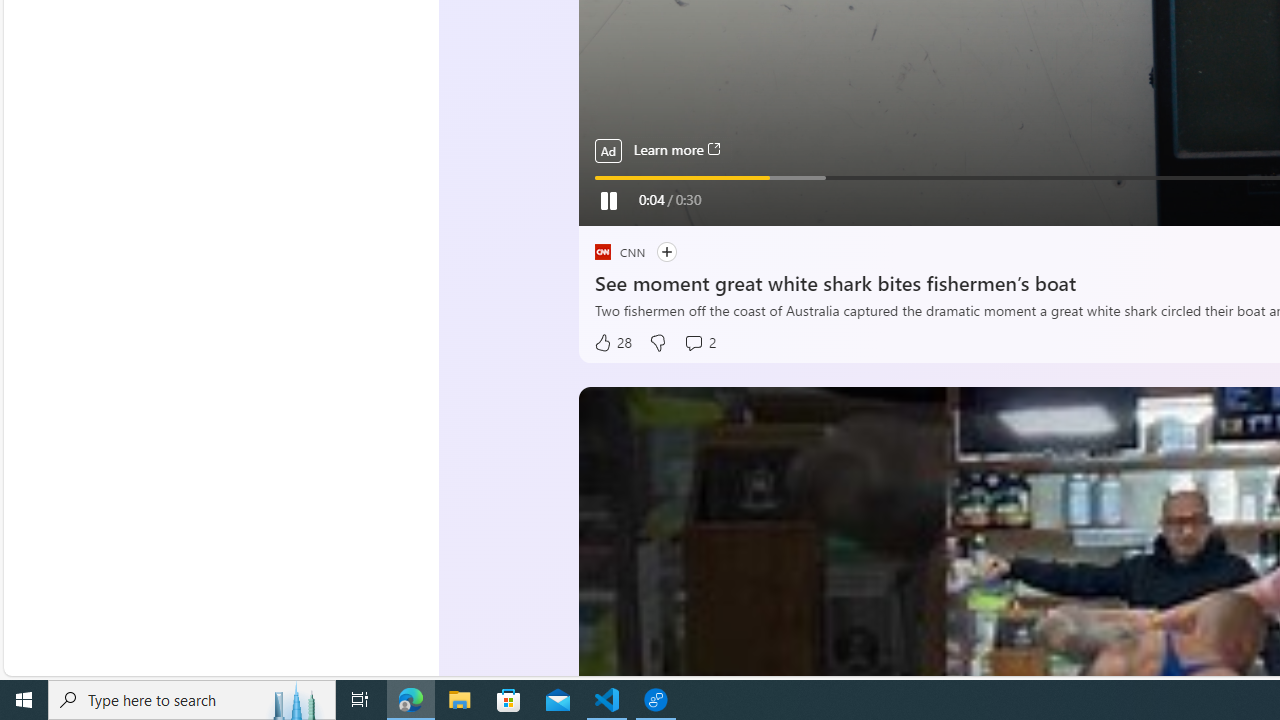 The height and width of the screenshot is (720, 1280). I want to click on 'Follow', so click(666, 251).